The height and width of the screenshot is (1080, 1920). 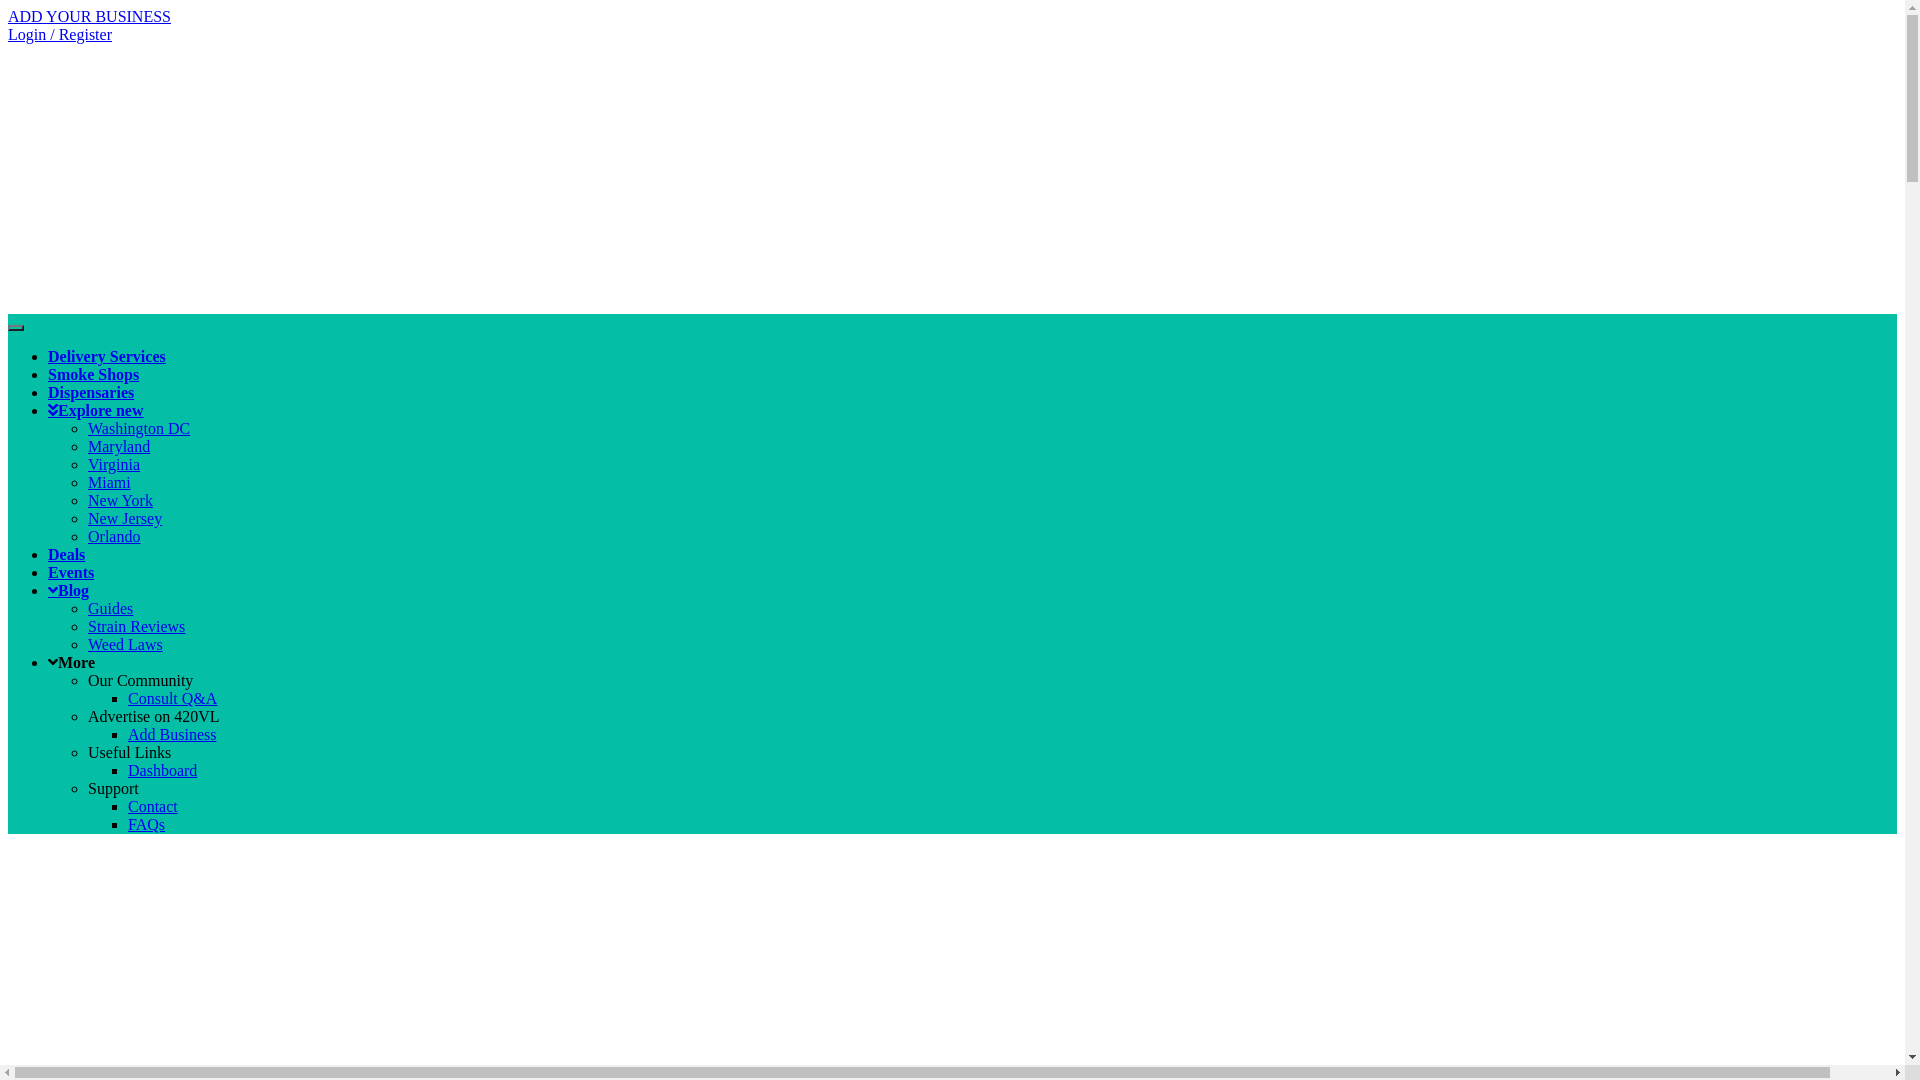 I want to click on 'Explore new', so click(x=95, y=408).